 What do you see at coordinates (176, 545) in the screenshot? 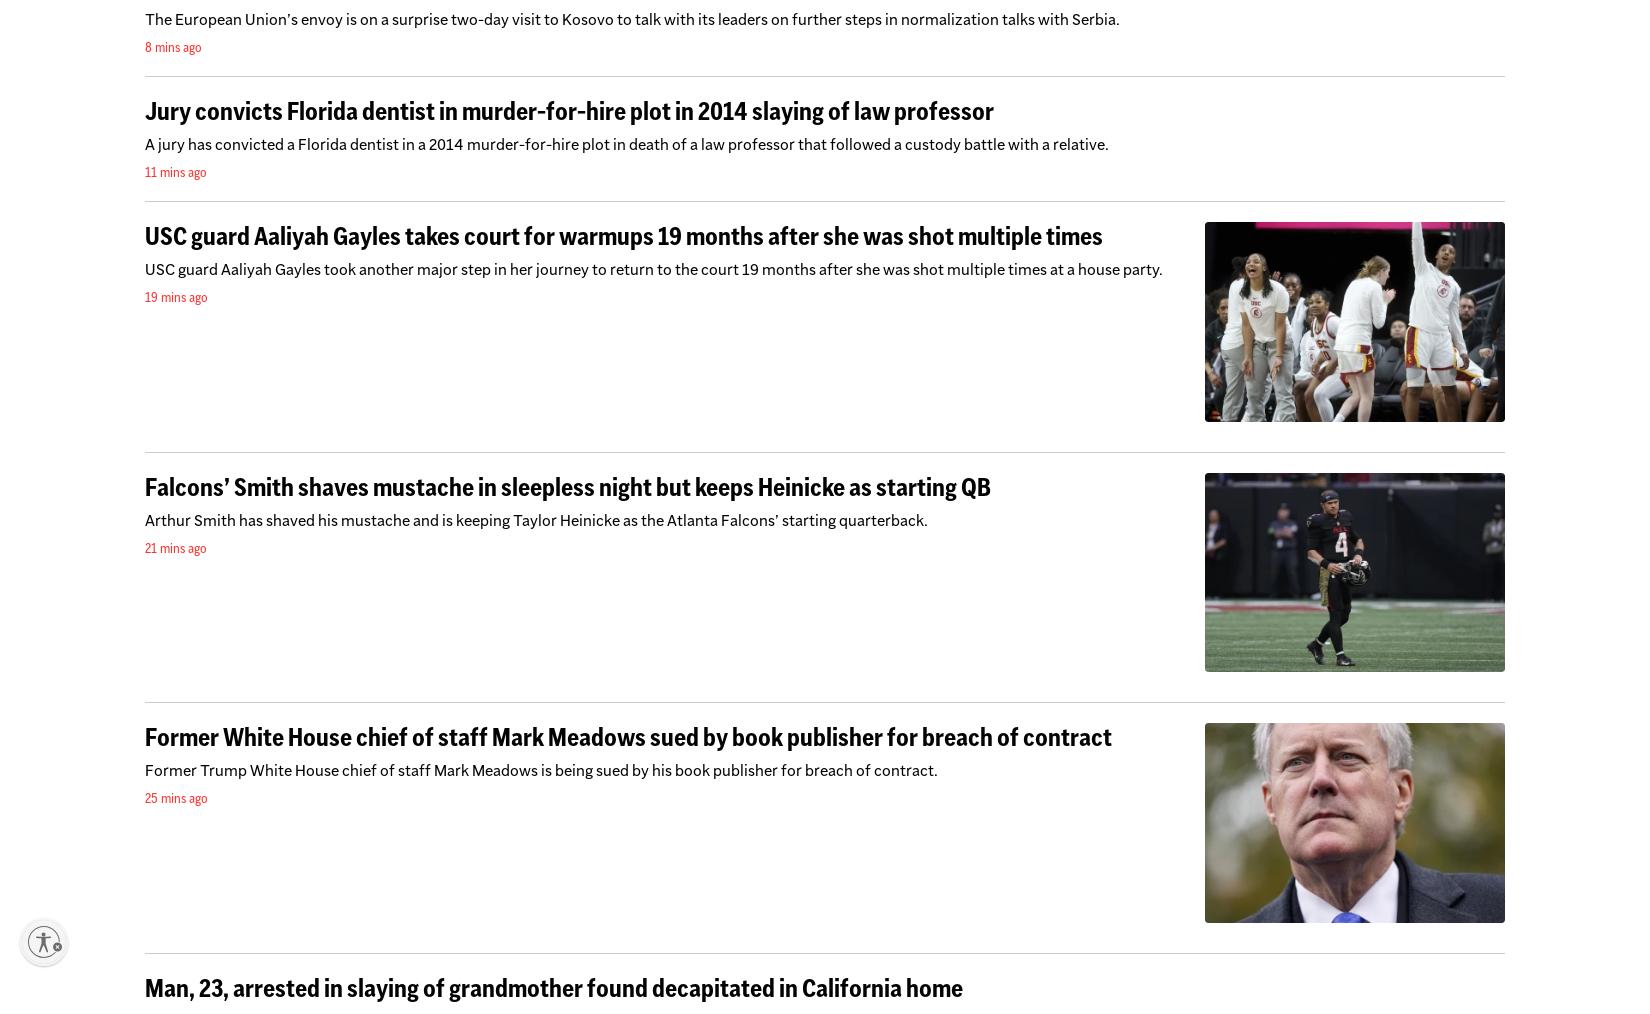
I see `'21 mins ago'` at bounding box center [176, 545].